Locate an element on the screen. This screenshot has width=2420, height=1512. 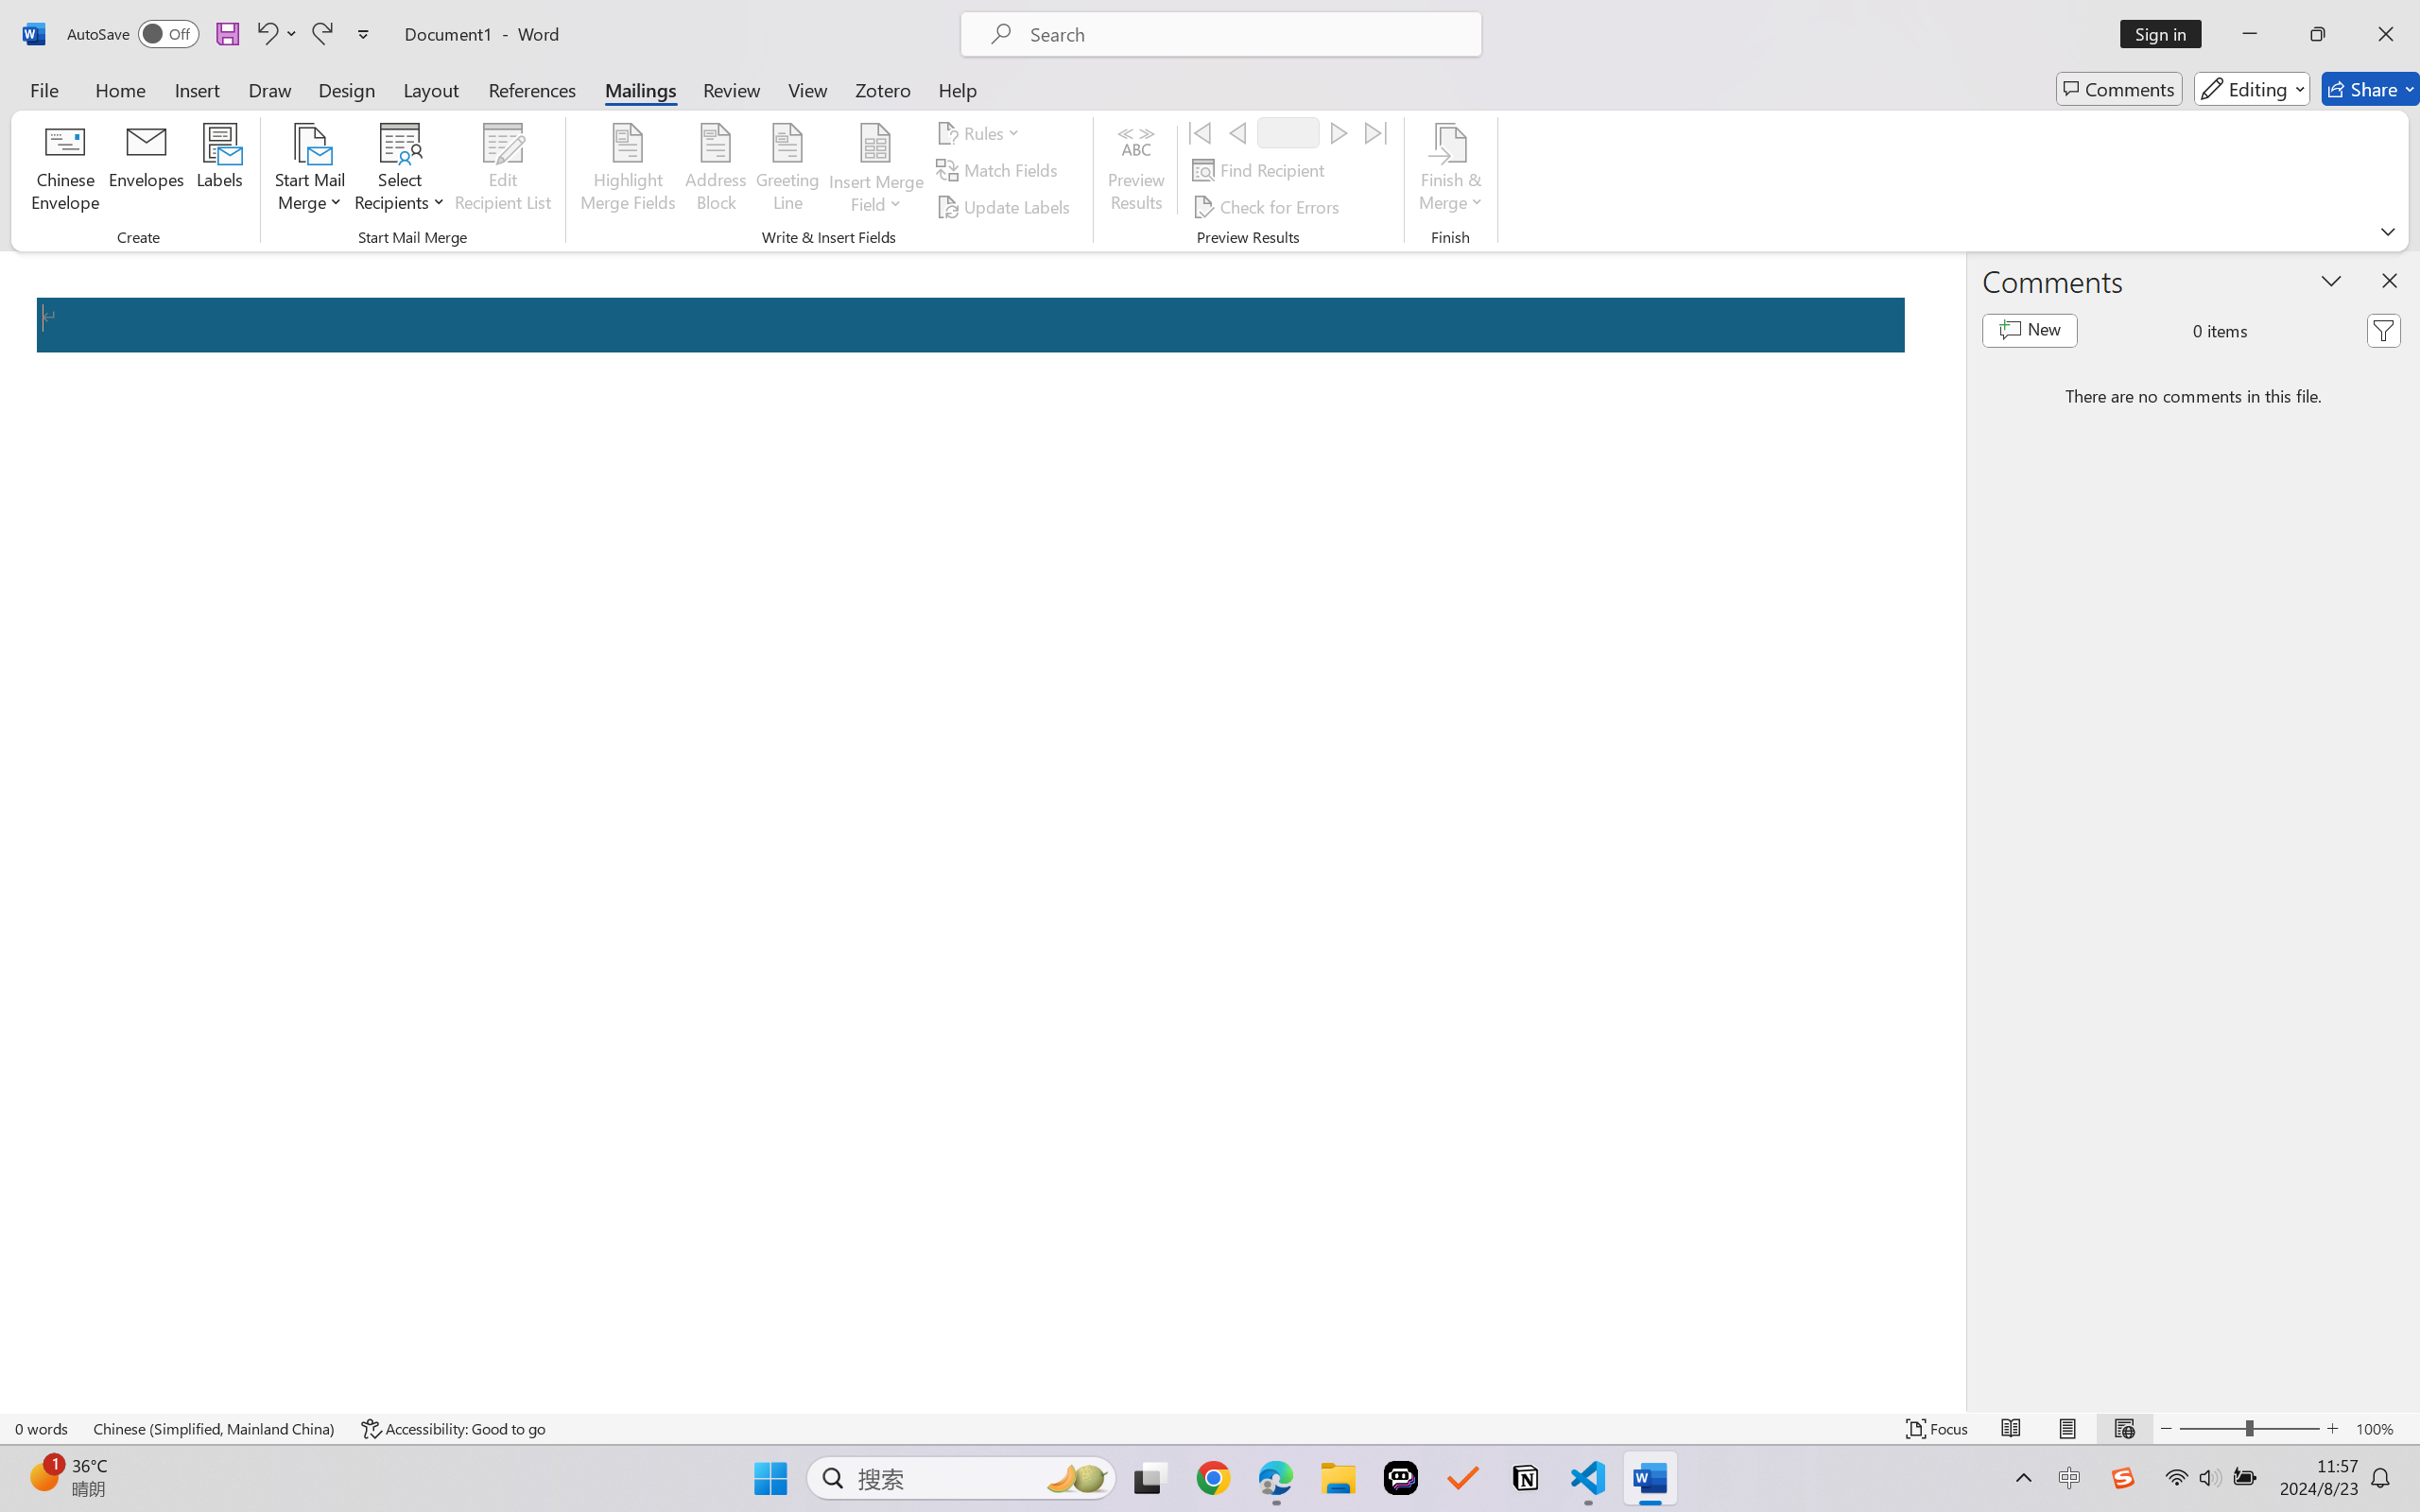
'First' is located at coordinates (1200, 131).